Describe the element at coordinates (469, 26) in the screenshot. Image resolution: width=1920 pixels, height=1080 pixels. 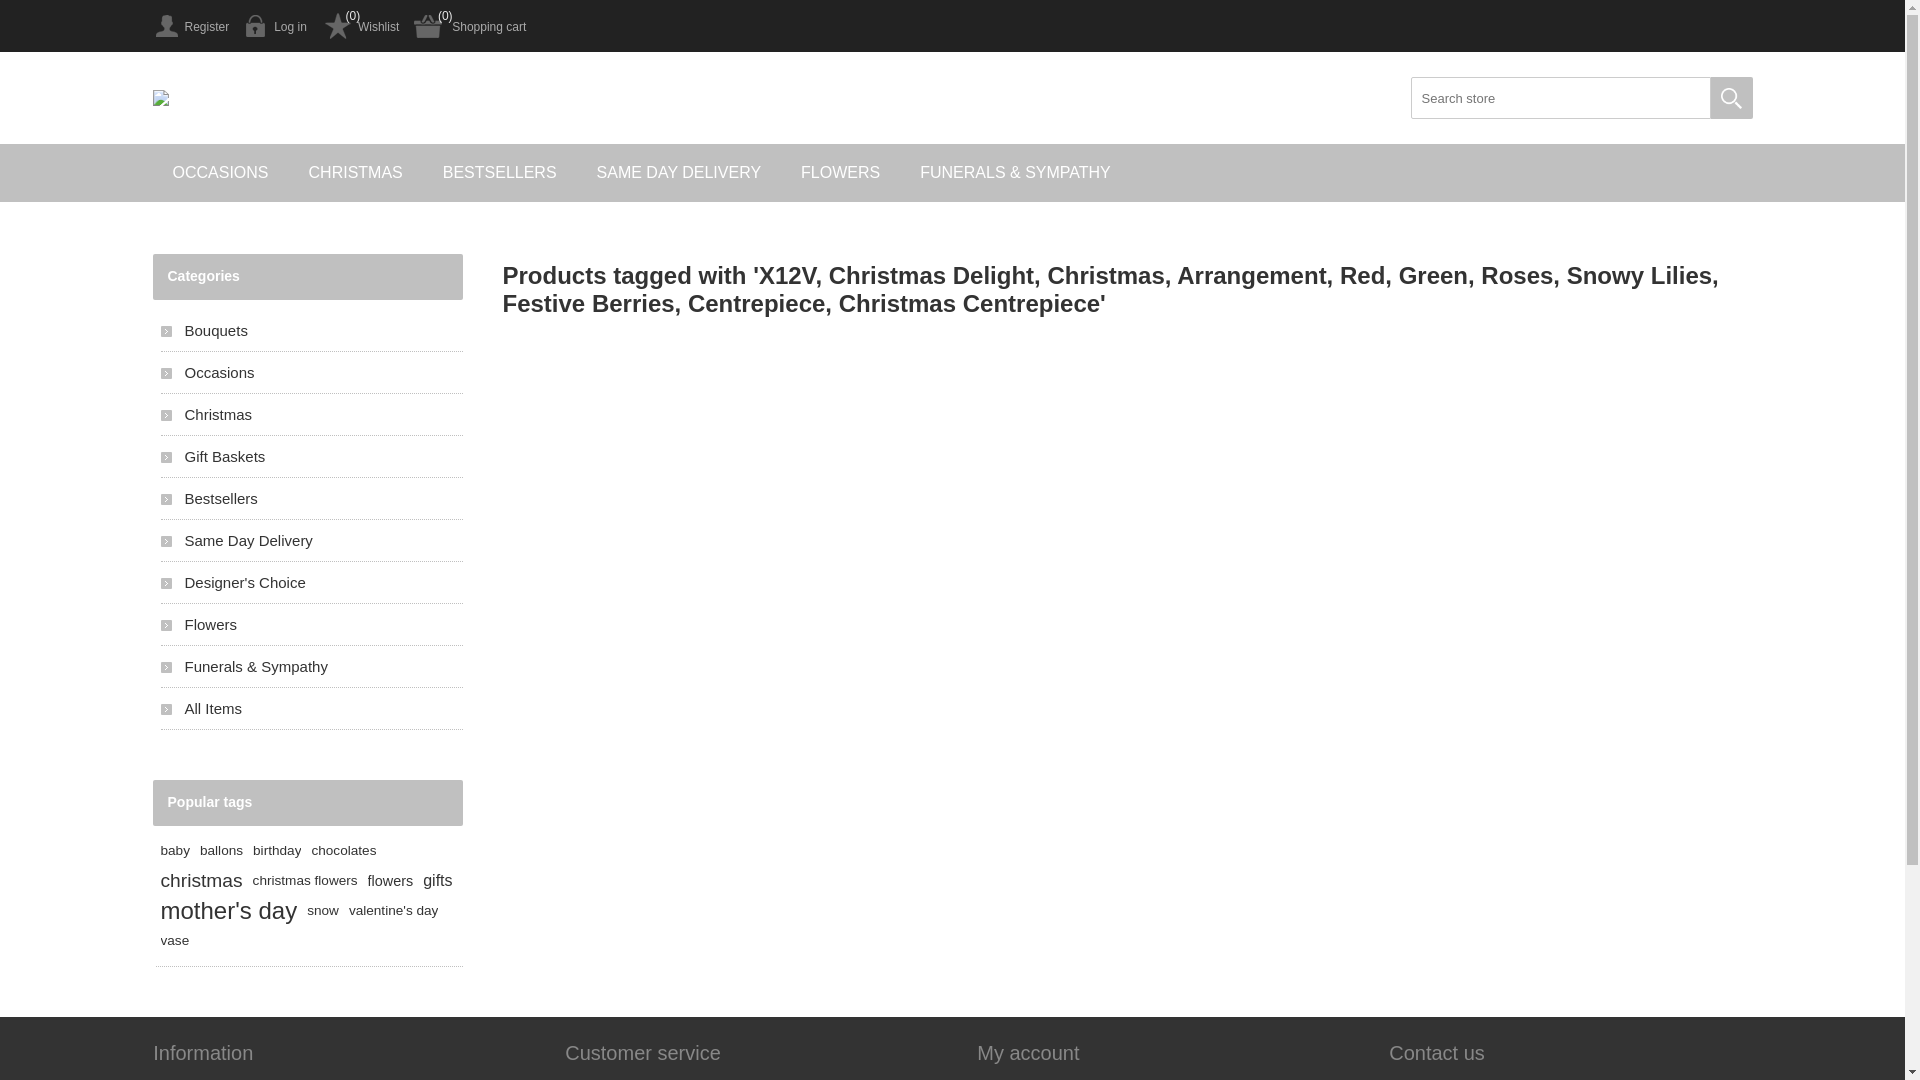
I see `'Shopping cart'` at that location.